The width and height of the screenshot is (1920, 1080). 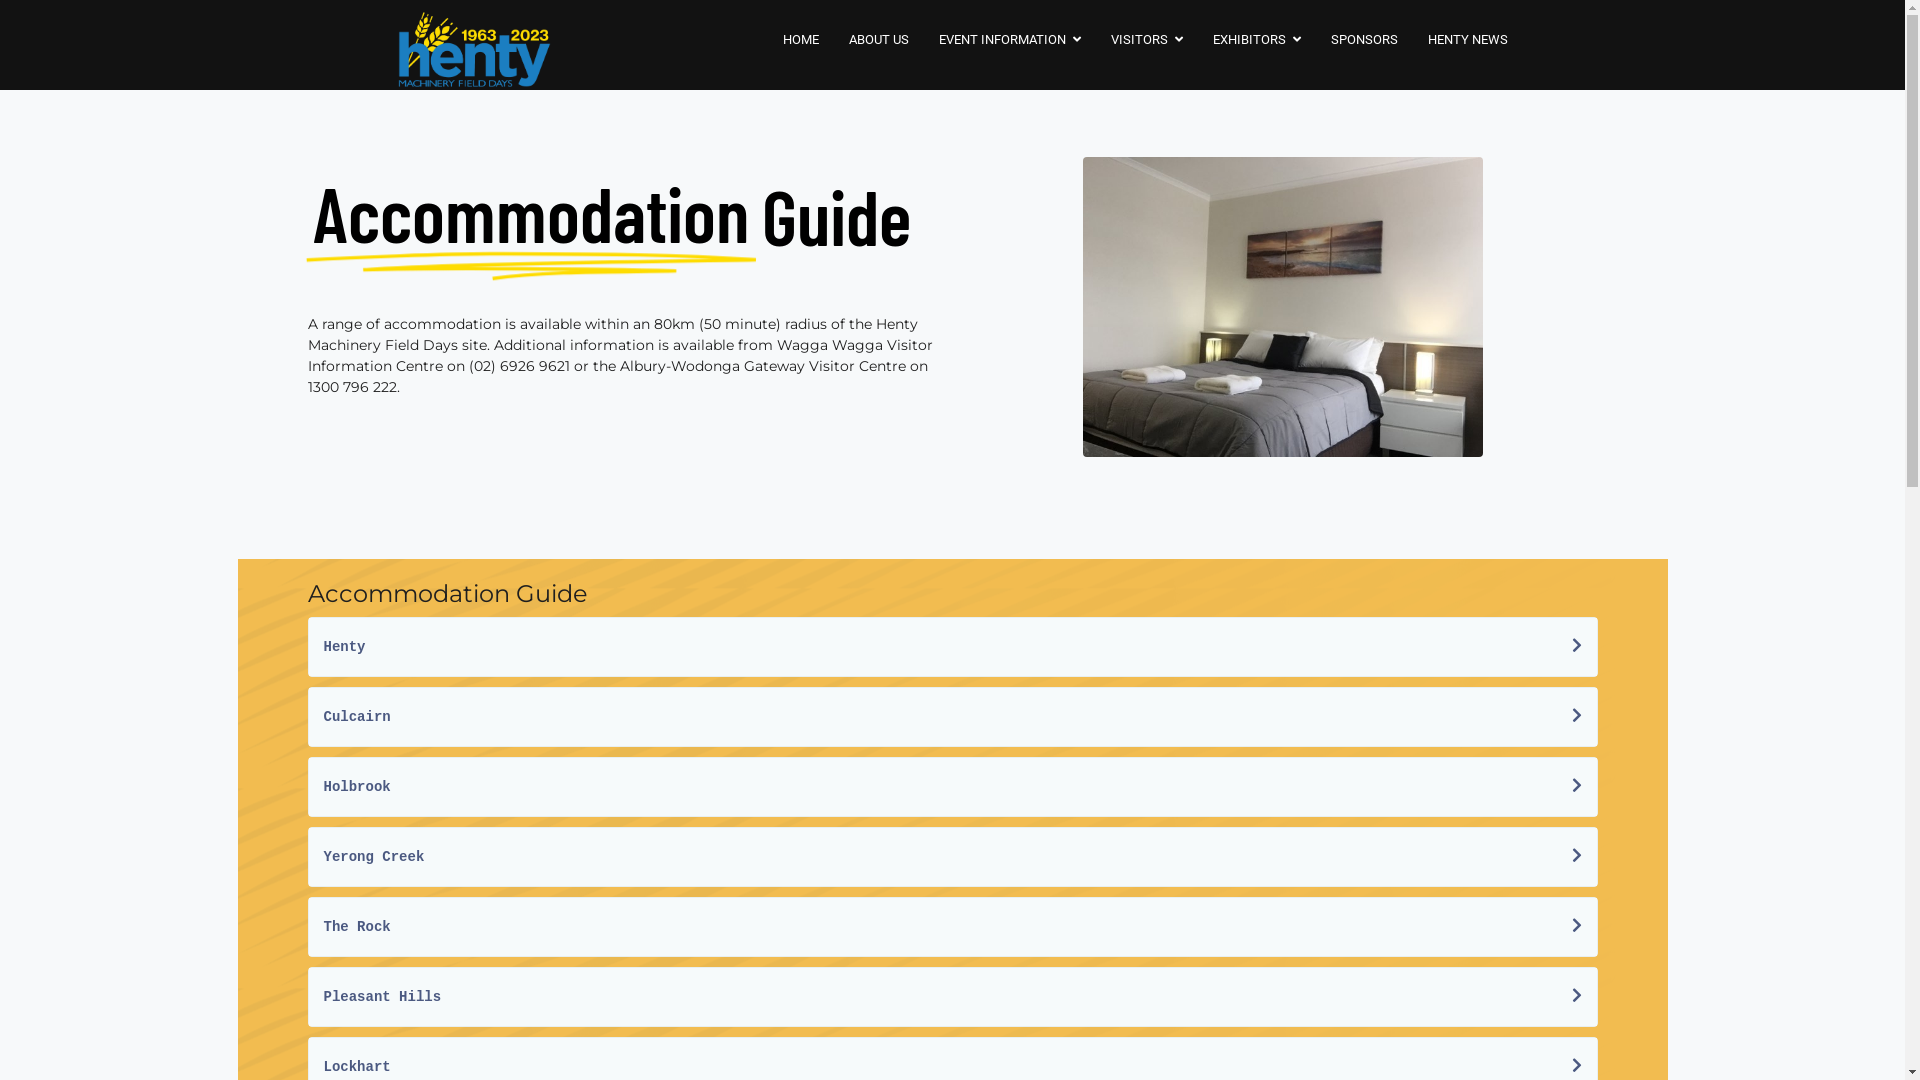 What do you see at coordinates (1363, 39) in the screenshot?
I see `'SPONSORS'` at bounding box center [1363, 39].